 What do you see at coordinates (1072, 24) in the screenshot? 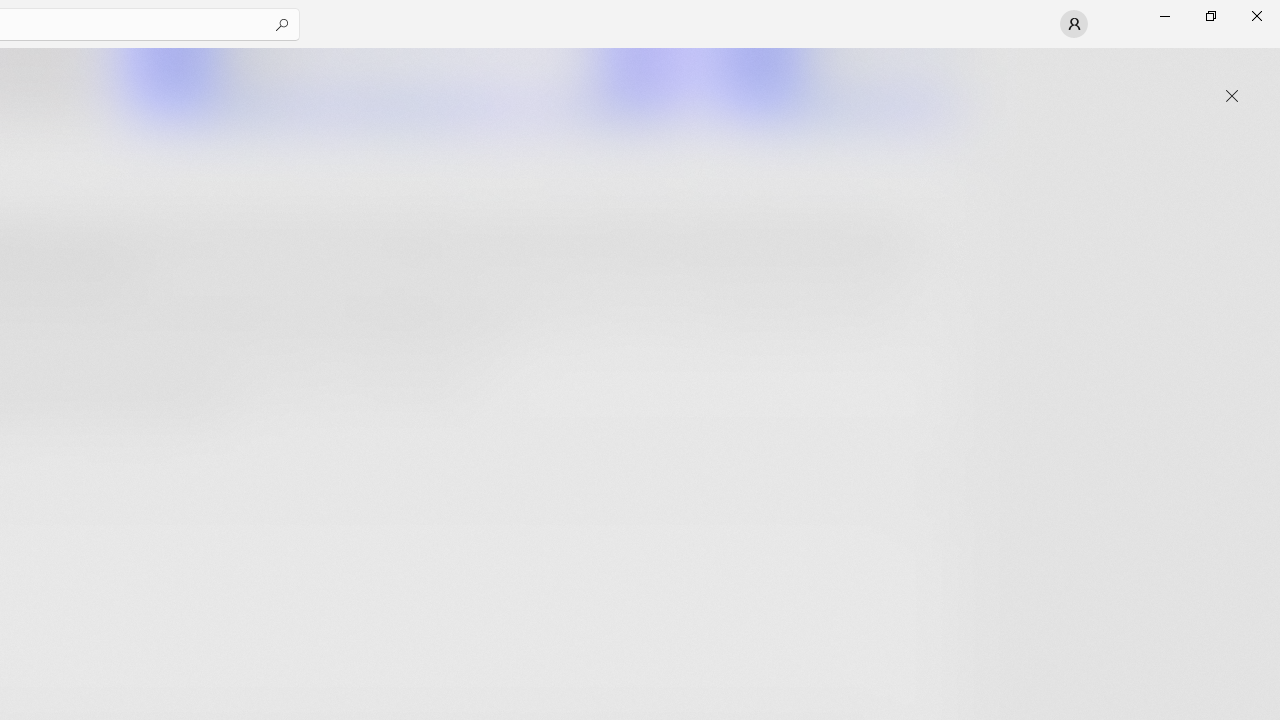
I see `'User profile'` at bounding box center [1072, 24].